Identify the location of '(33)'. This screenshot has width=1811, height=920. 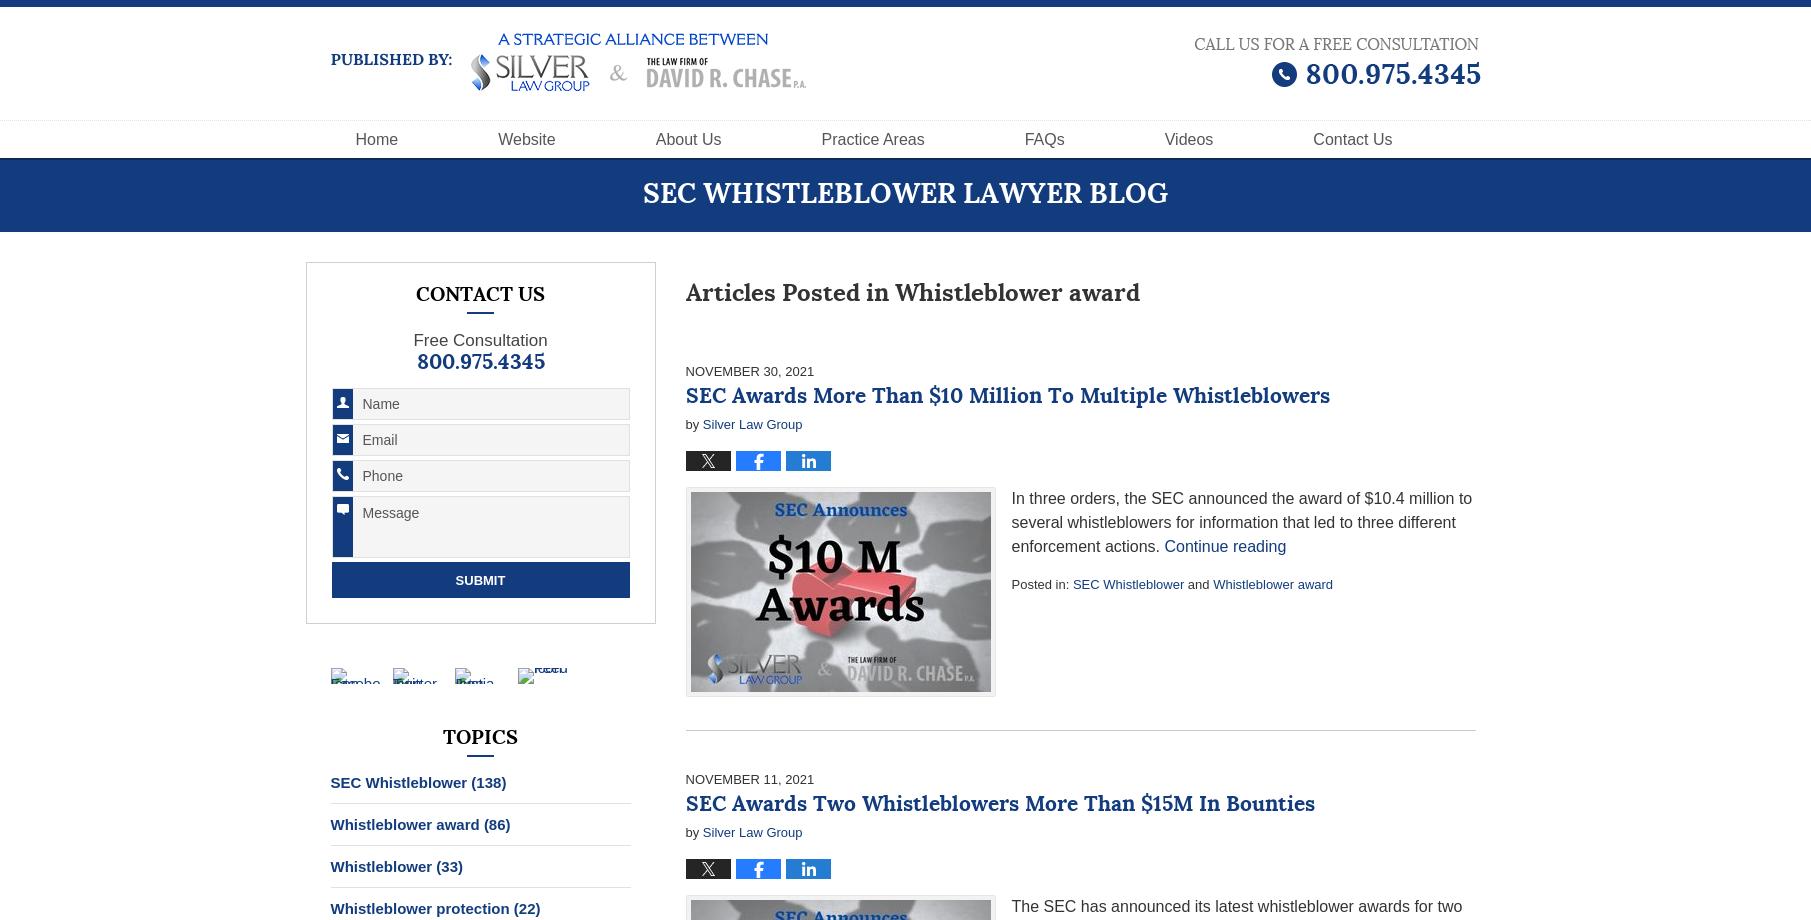
(449, 865).